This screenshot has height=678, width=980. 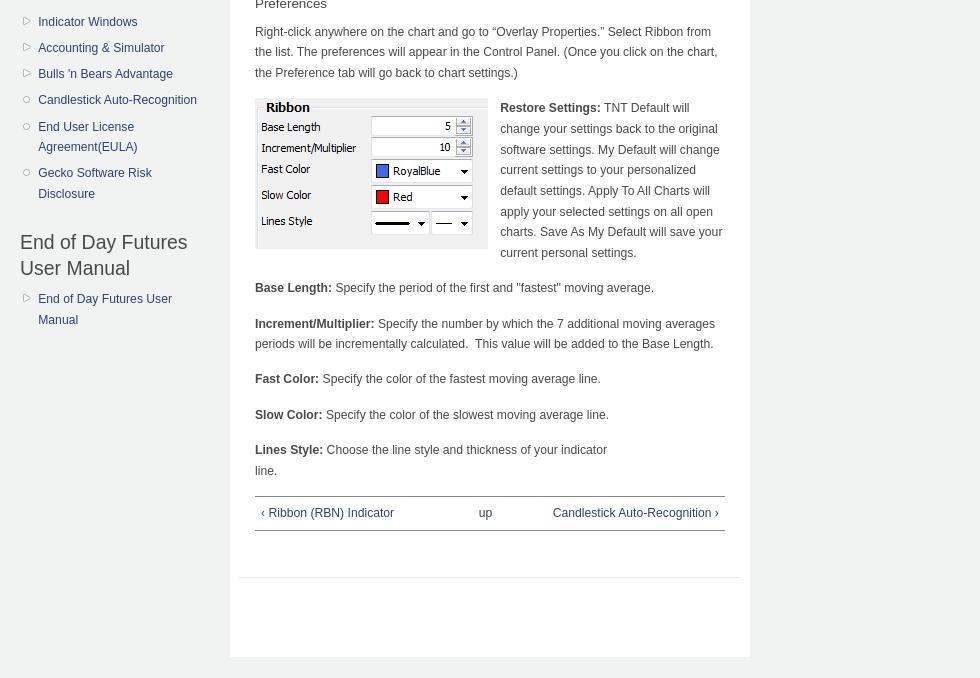 What do you see at coordinates (459, 378) in the screenshot?
I see `'Specify the color of the fastest moving average line.'` at bounding box center [459, 378].